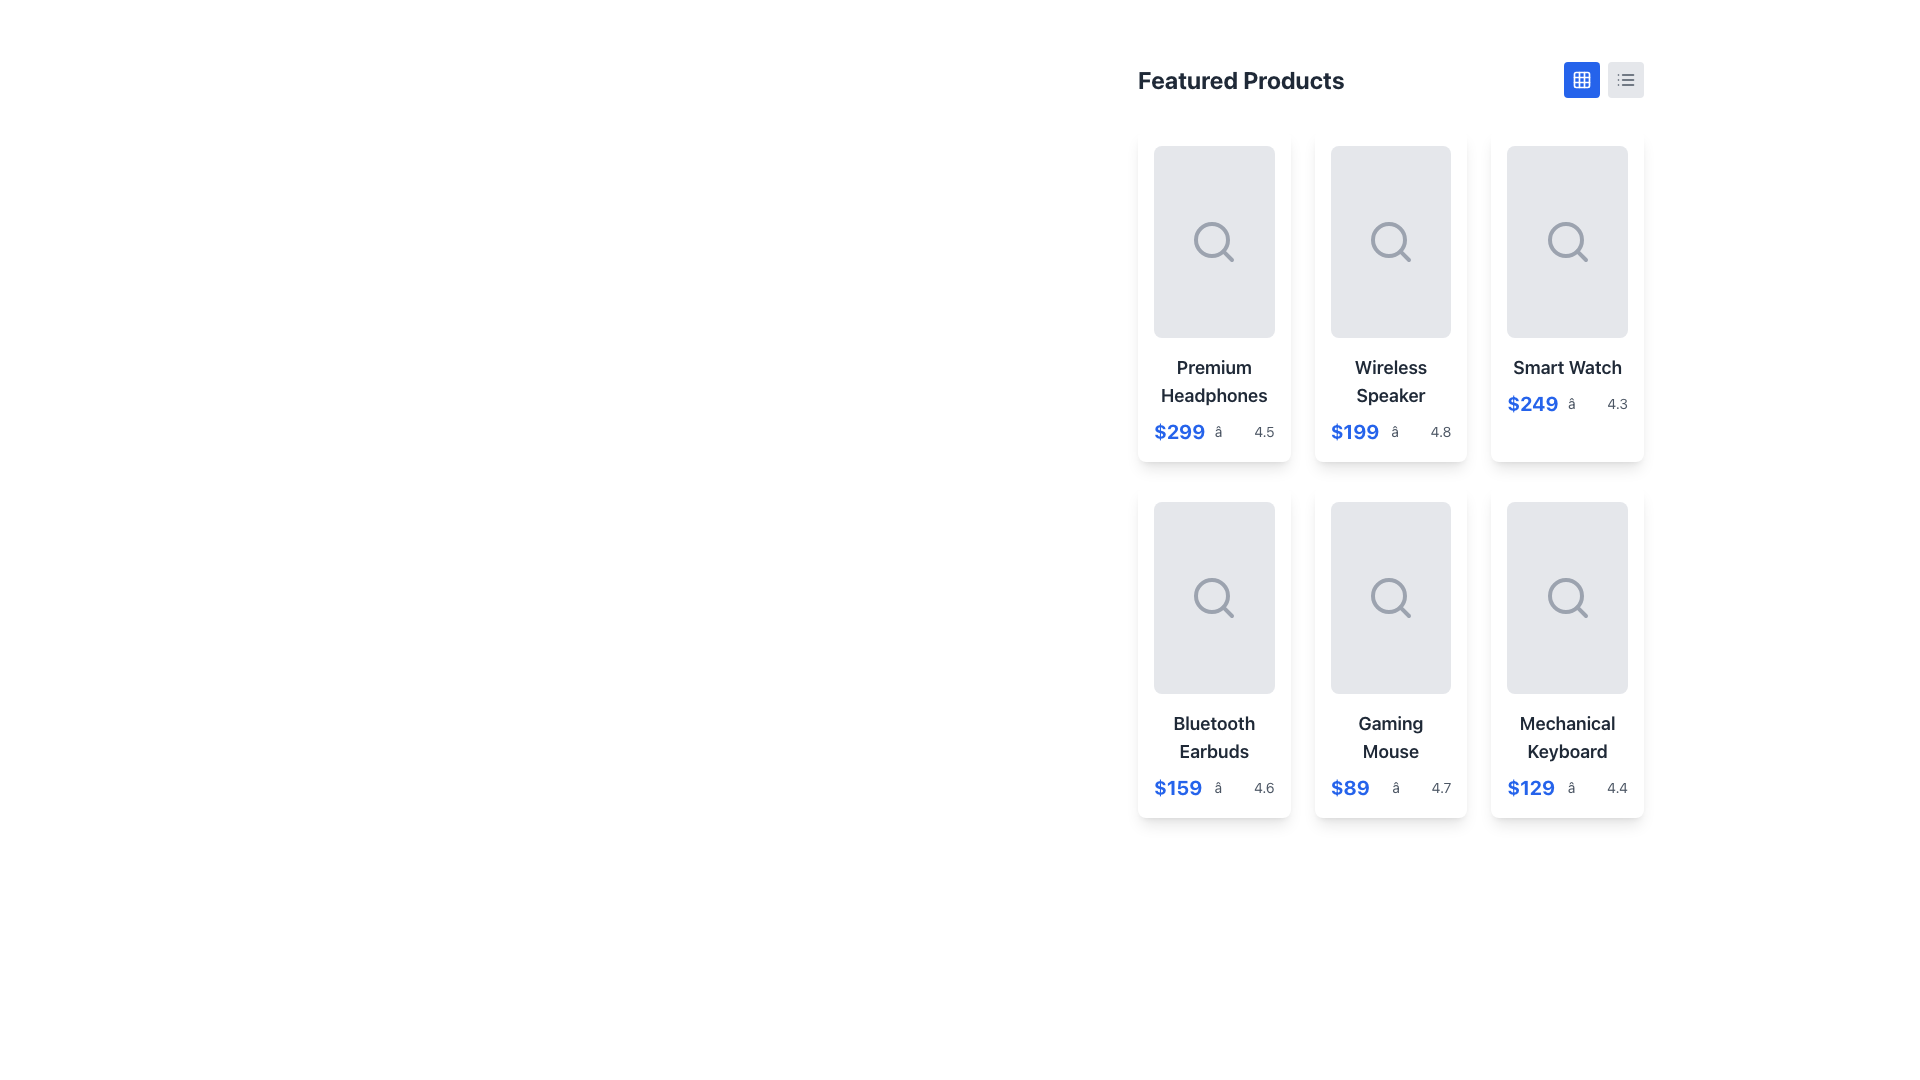 The width and height of the screenshot is (1920, 1080). I want to click on the circular decorative SVG element within the magnifying glass icon, located in the bottom row of the grid layout at the right-most cell for the 'Mechanical Keyboard' product, so click(1564, 595).